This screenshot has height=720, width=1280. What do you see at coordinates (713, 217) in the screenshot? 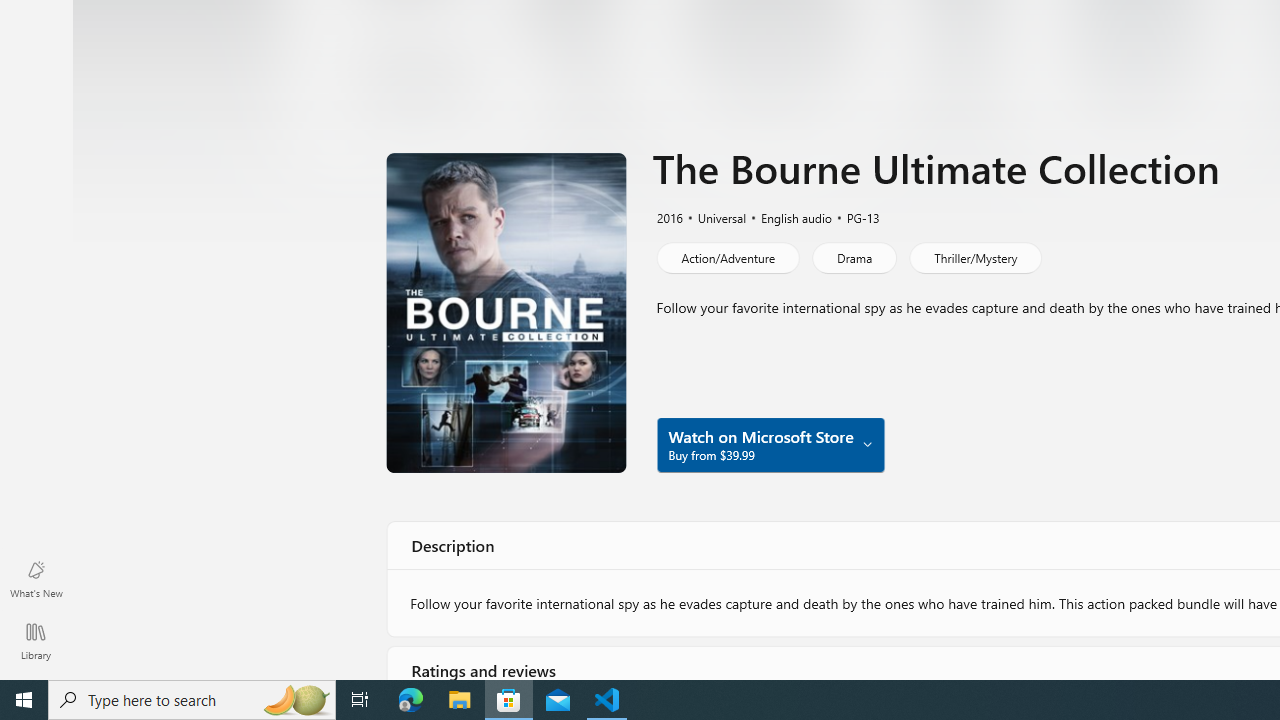
I see `'Universal'` at bounding box center [713, 217].